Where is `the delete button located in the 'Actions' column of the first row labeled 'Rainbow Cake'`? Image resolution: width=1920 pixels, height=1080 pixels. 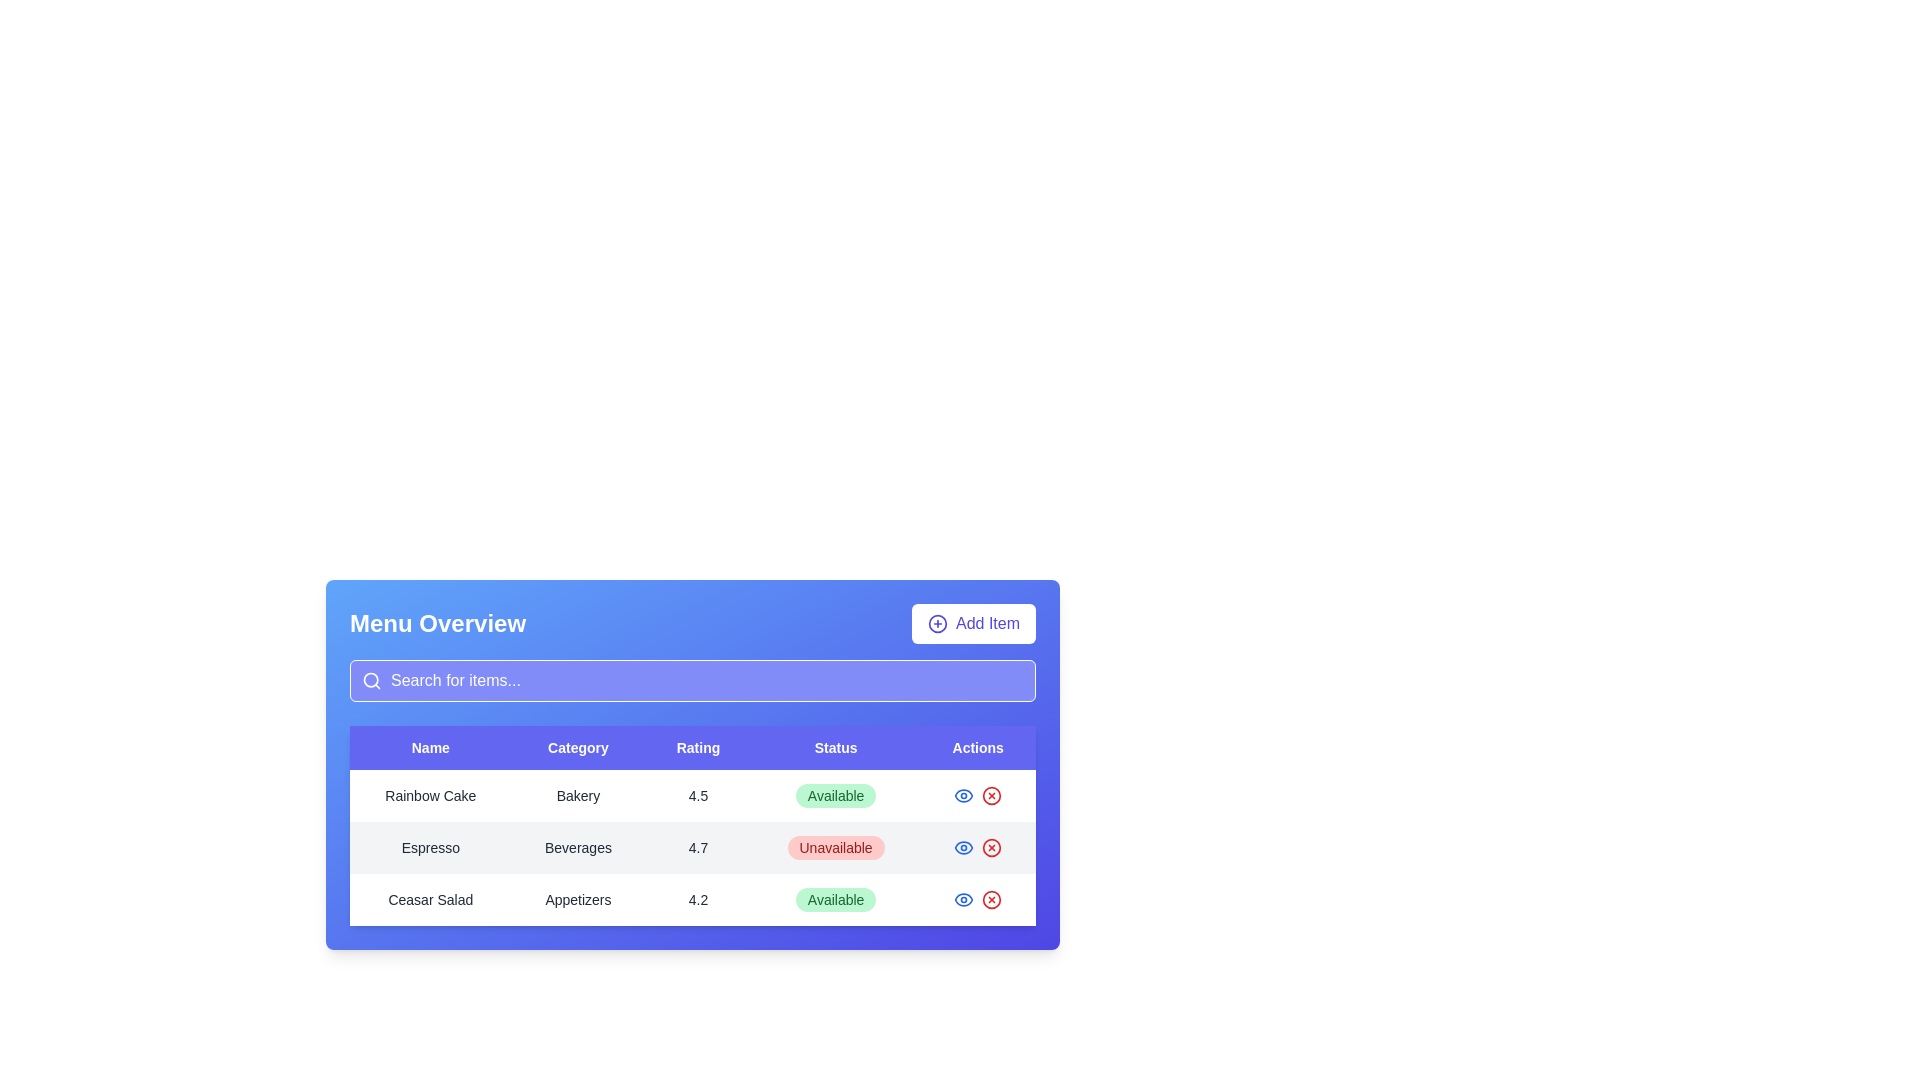
the delete button located in the 'Actions' column of the first row labeled 'Rainbow Cake' is located at coordinates (992, 794).